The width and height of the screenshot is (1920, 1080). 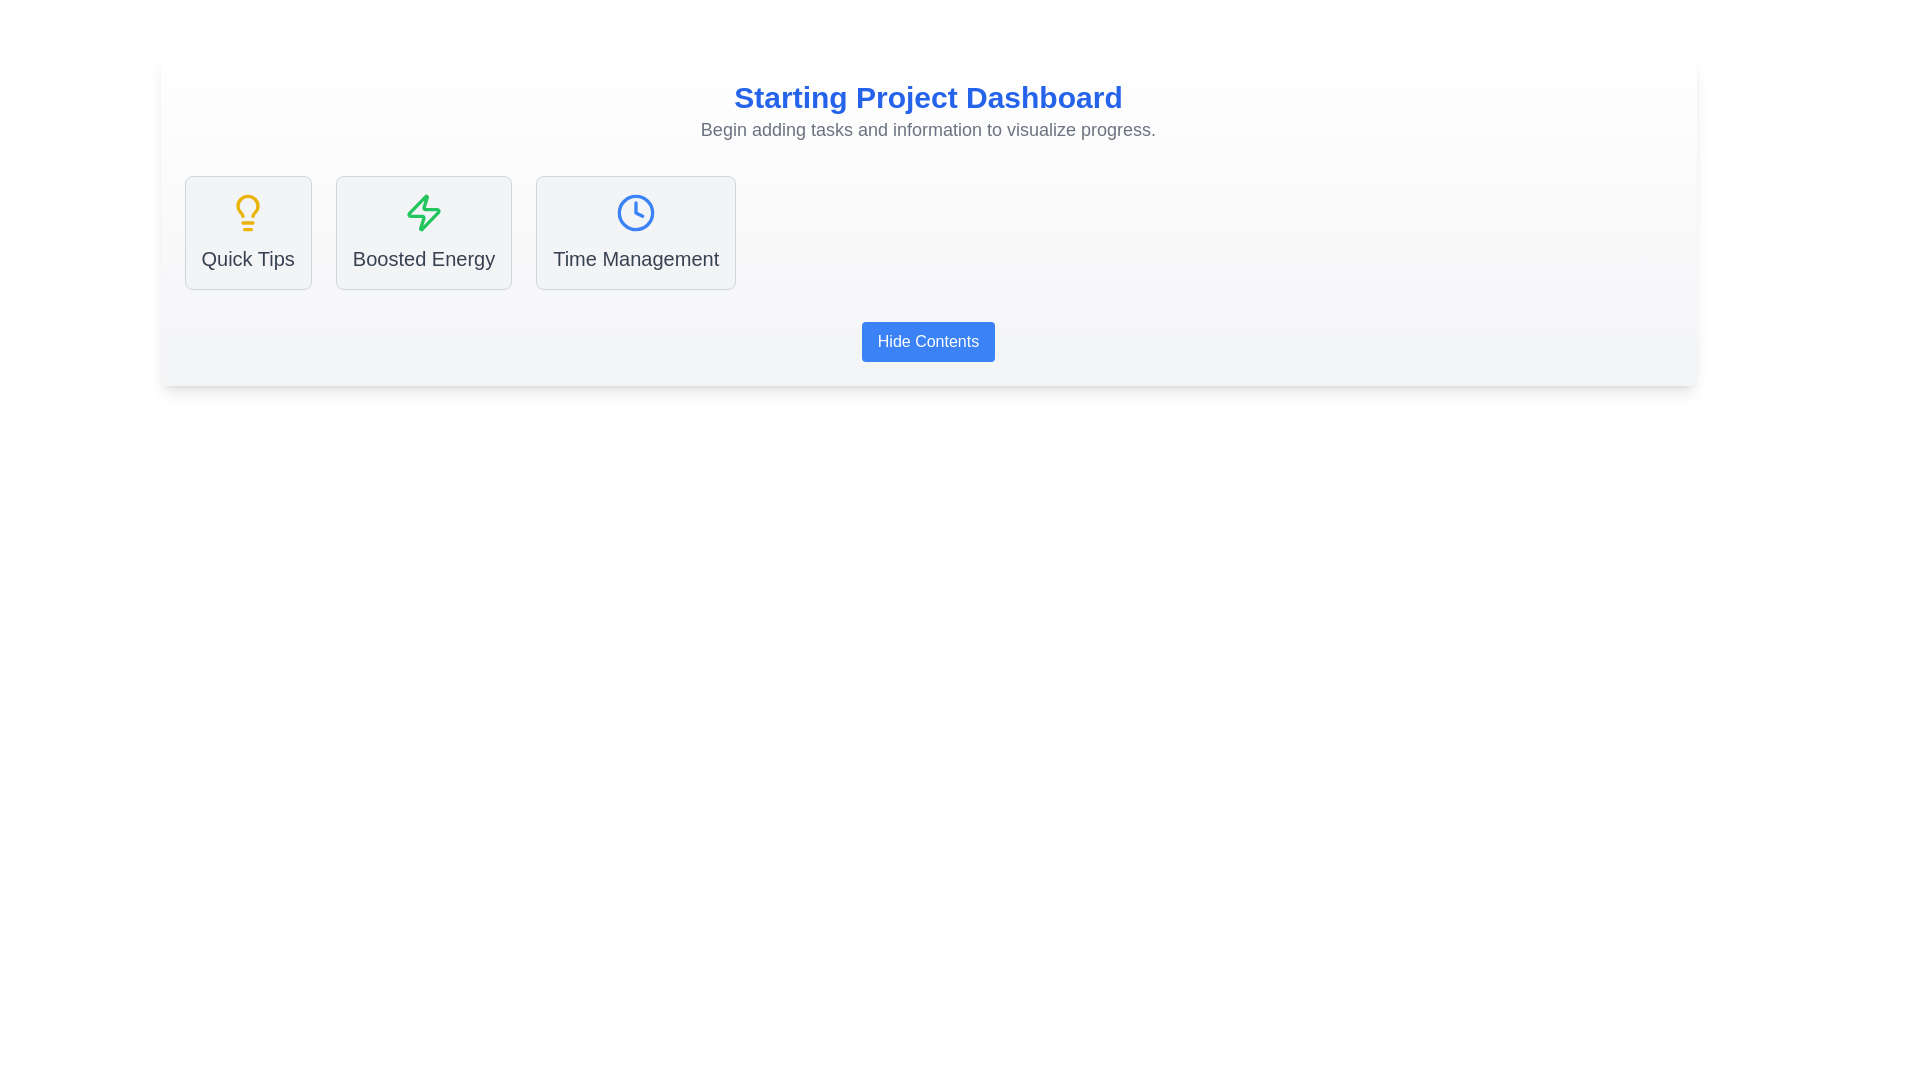 What do you see at coordinates (926, 341) in the screenshot?
I see `the button located below the main heading 'Starting Project Dashboard'` at bounding box center [926, 341].